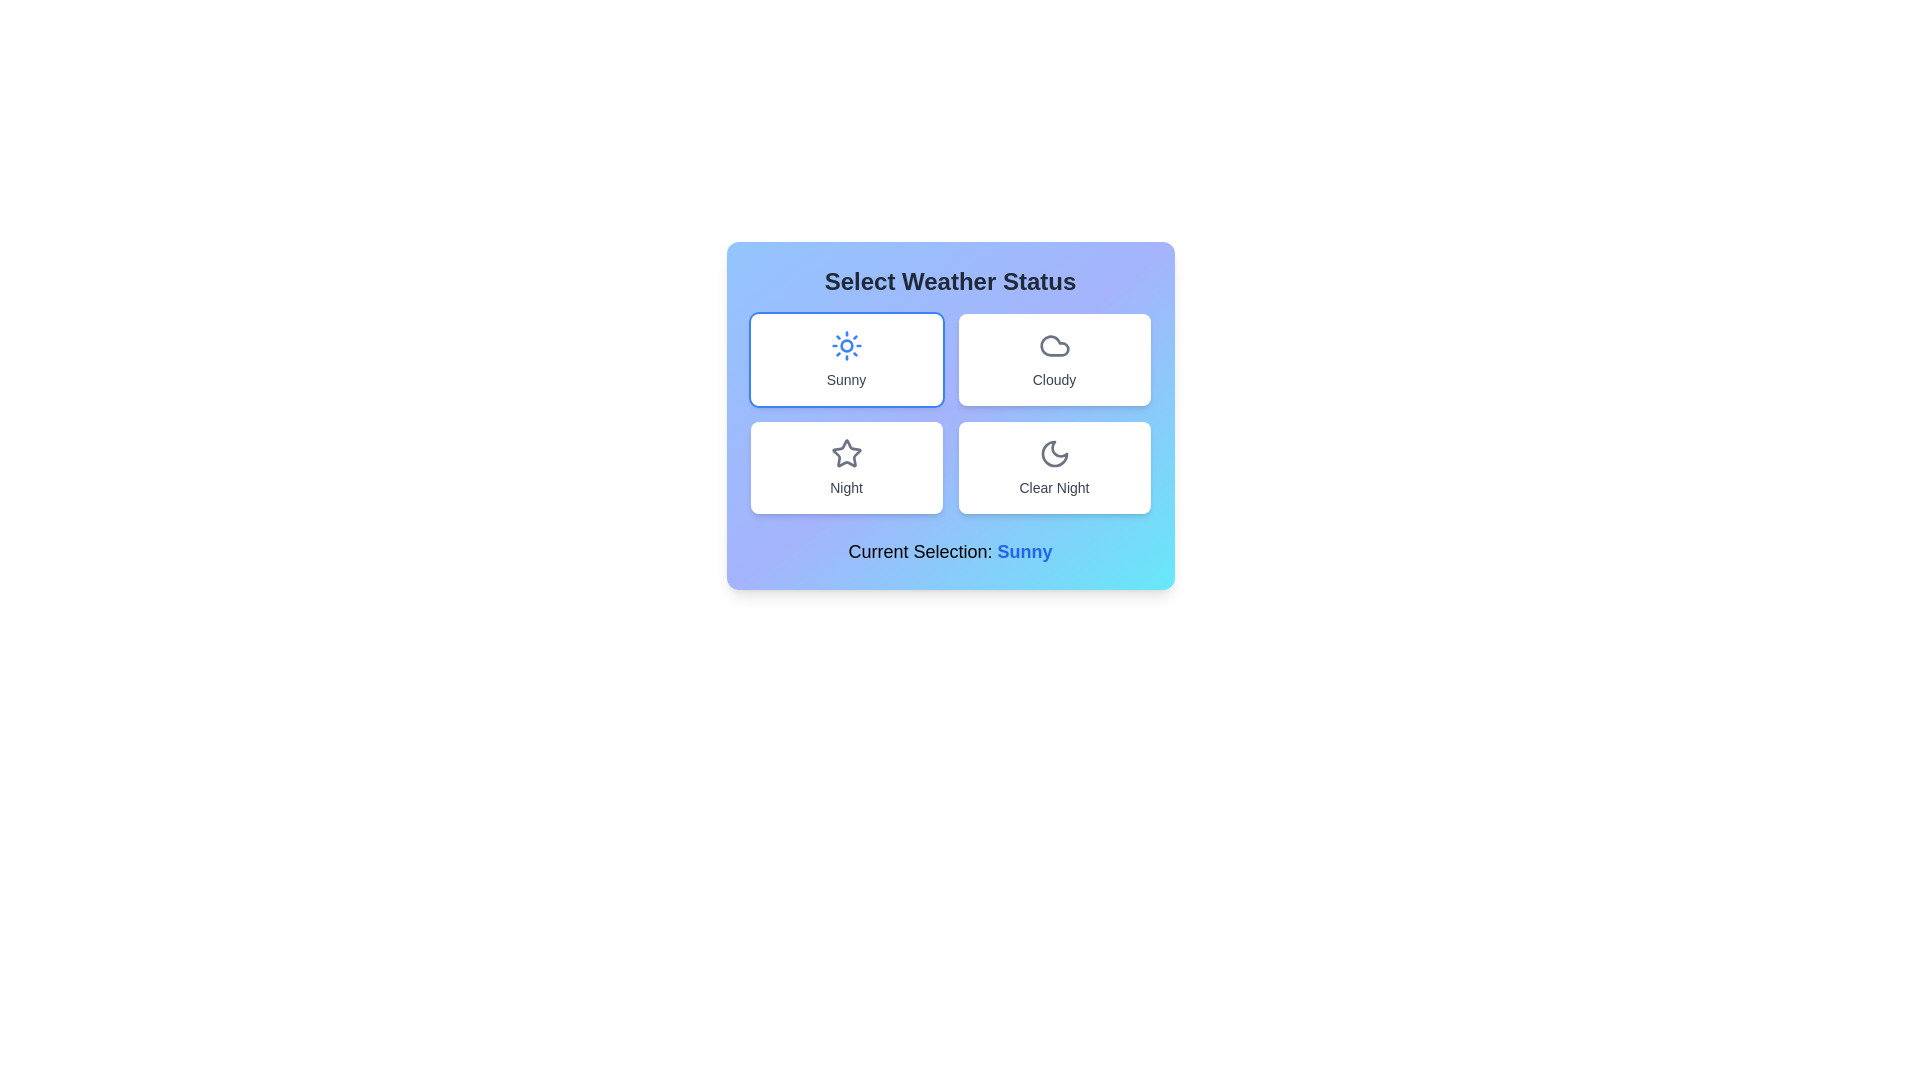  Describe the element at coordinates (846, 358) in the screenshot. I see `the interactive selection card representing the 'Sunny' weather option located in the top-left position of the grid layout` at that location.